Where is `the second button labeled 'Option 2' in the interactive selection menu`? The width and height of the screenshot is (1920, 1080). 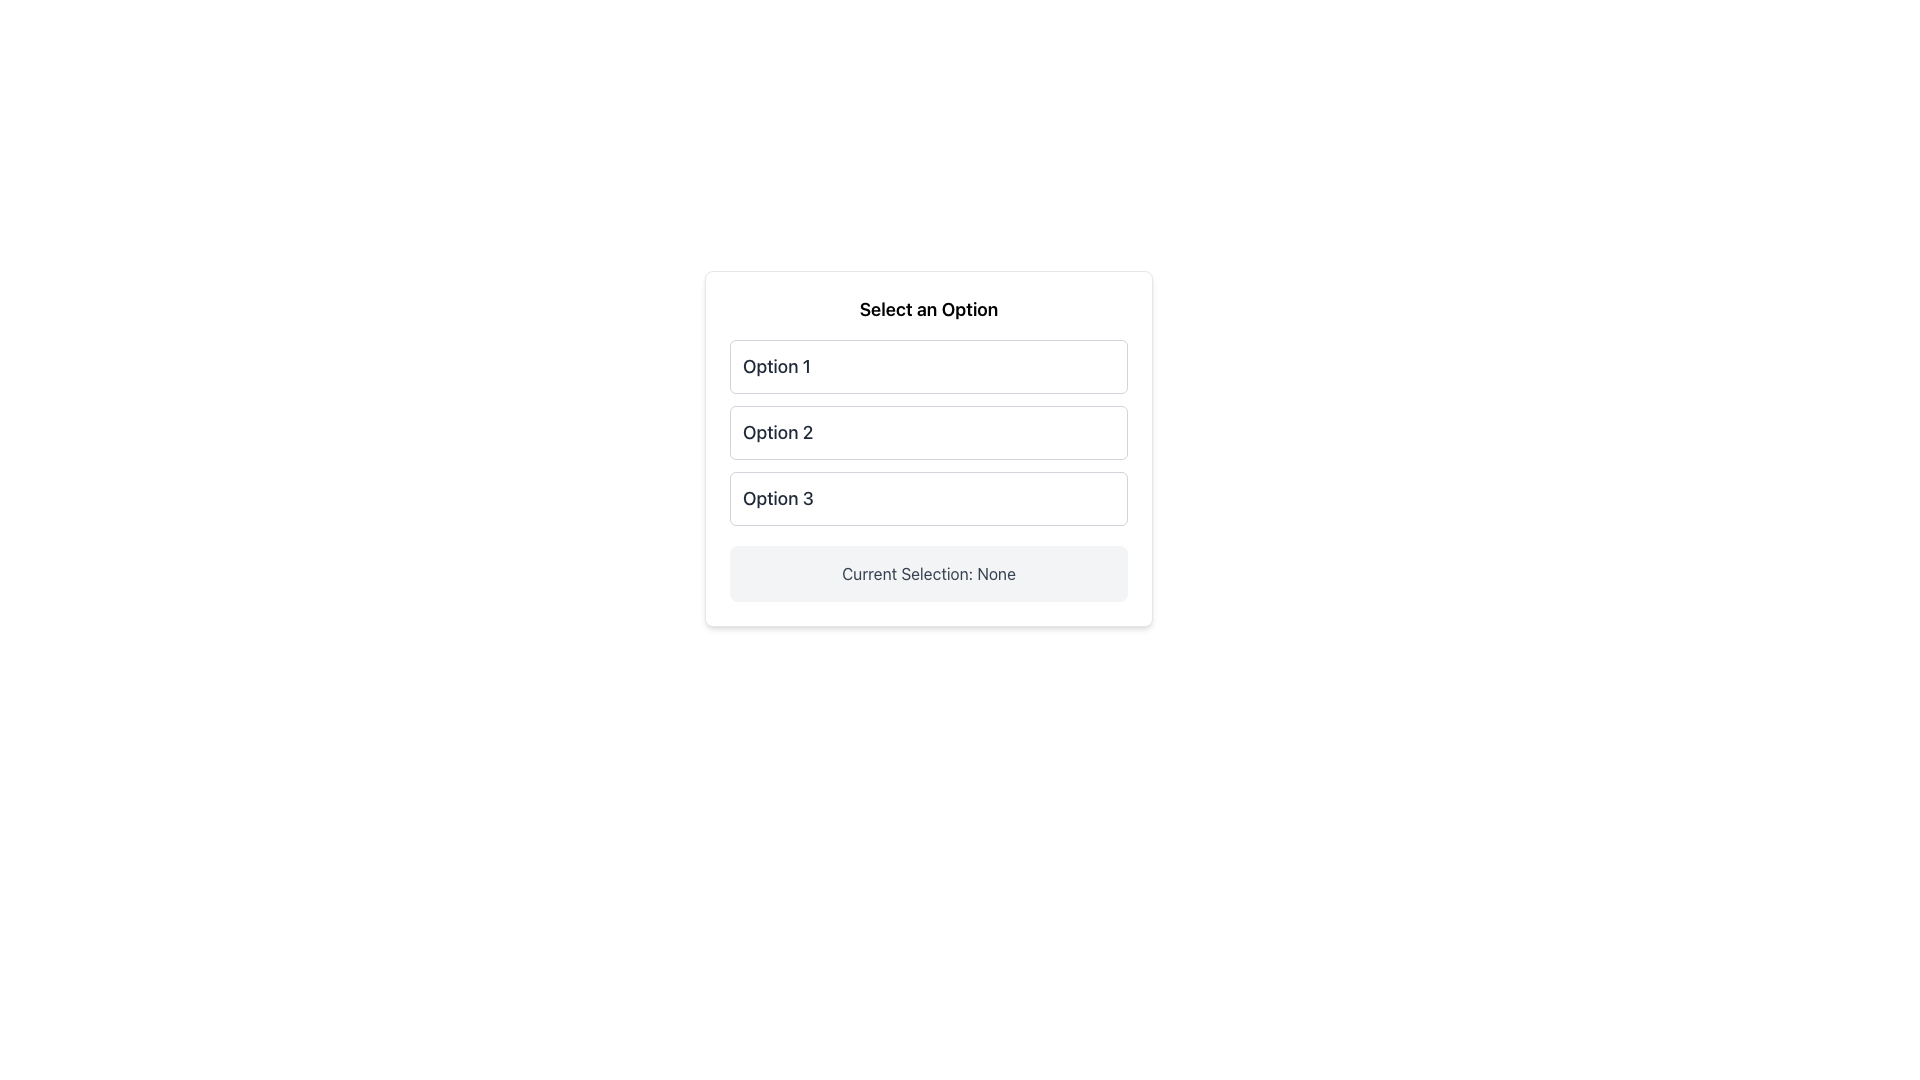 the second button labeled 'Option 2' in the interactive selection menu is located at coordinates (928, 447).